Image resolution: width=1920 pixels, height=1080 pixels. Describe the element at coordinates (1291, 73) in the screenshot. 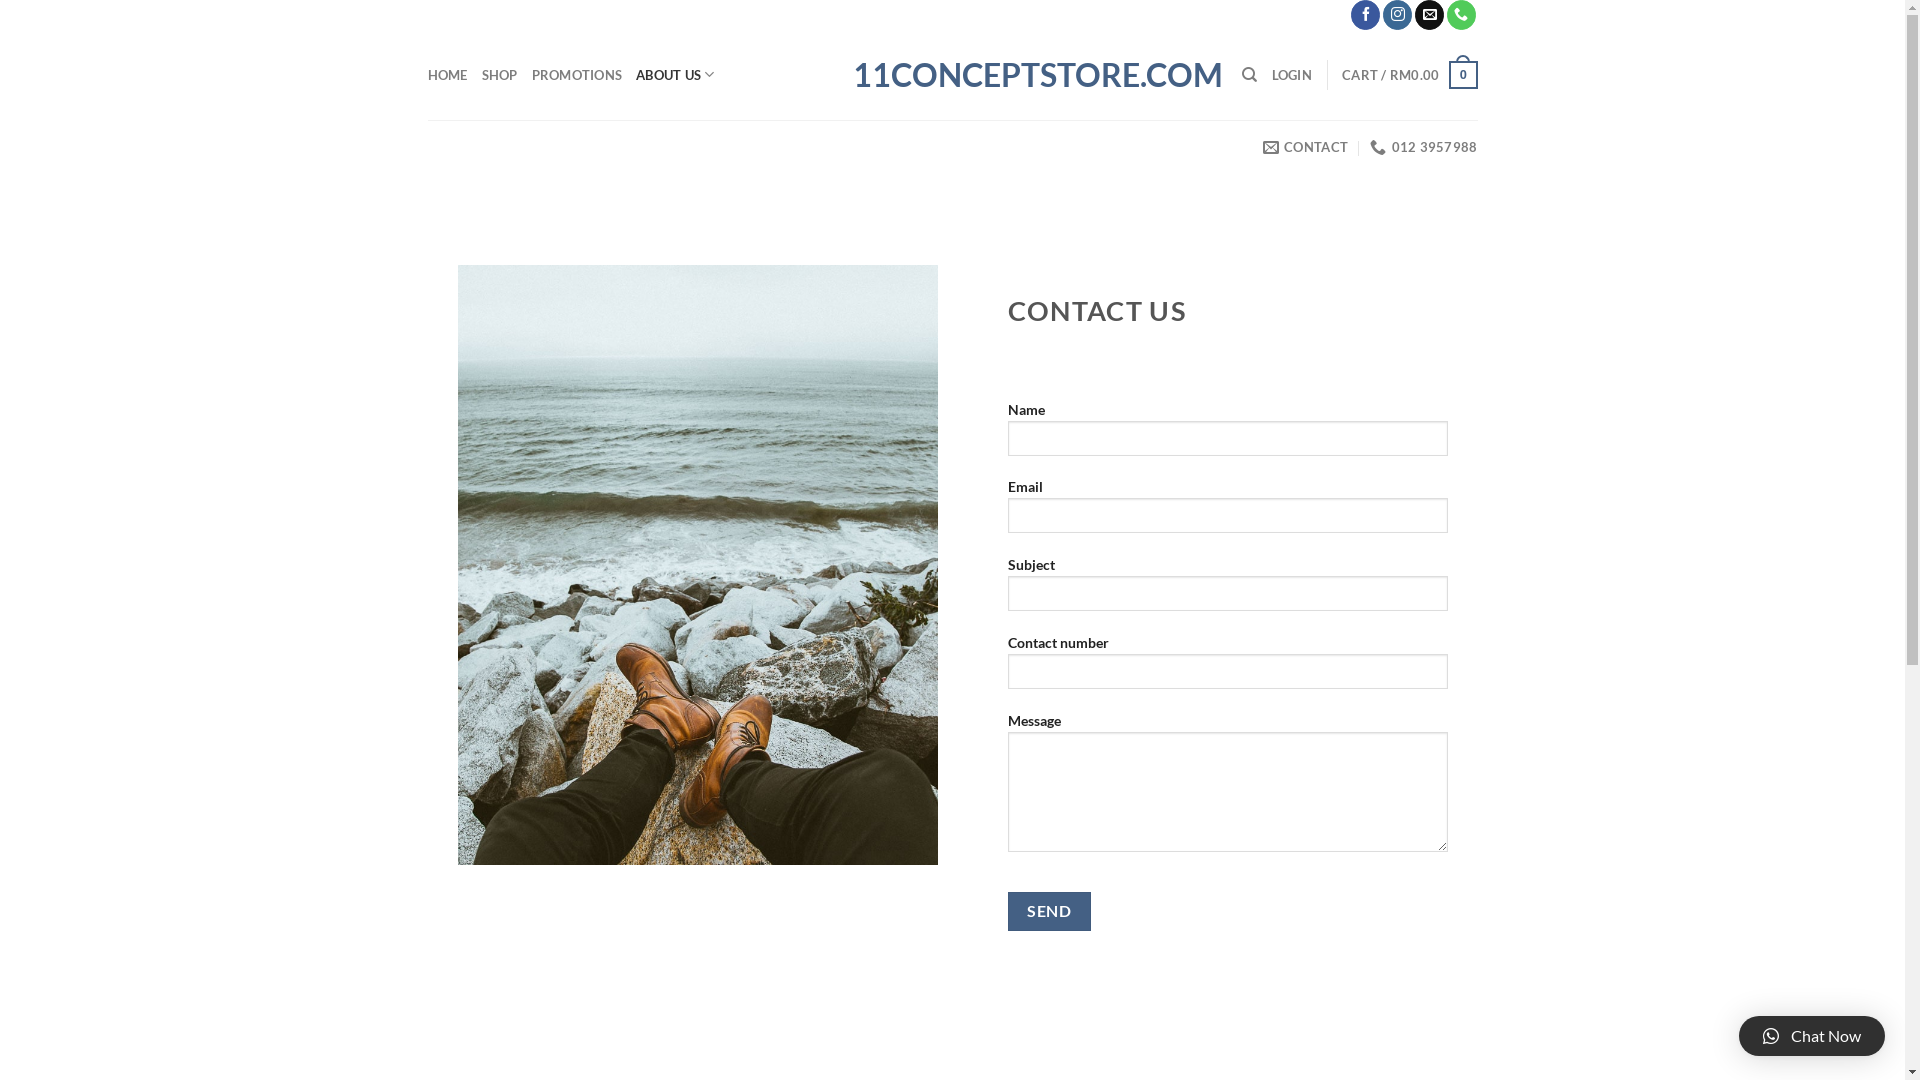

I see `'LOGIN'` at that location.